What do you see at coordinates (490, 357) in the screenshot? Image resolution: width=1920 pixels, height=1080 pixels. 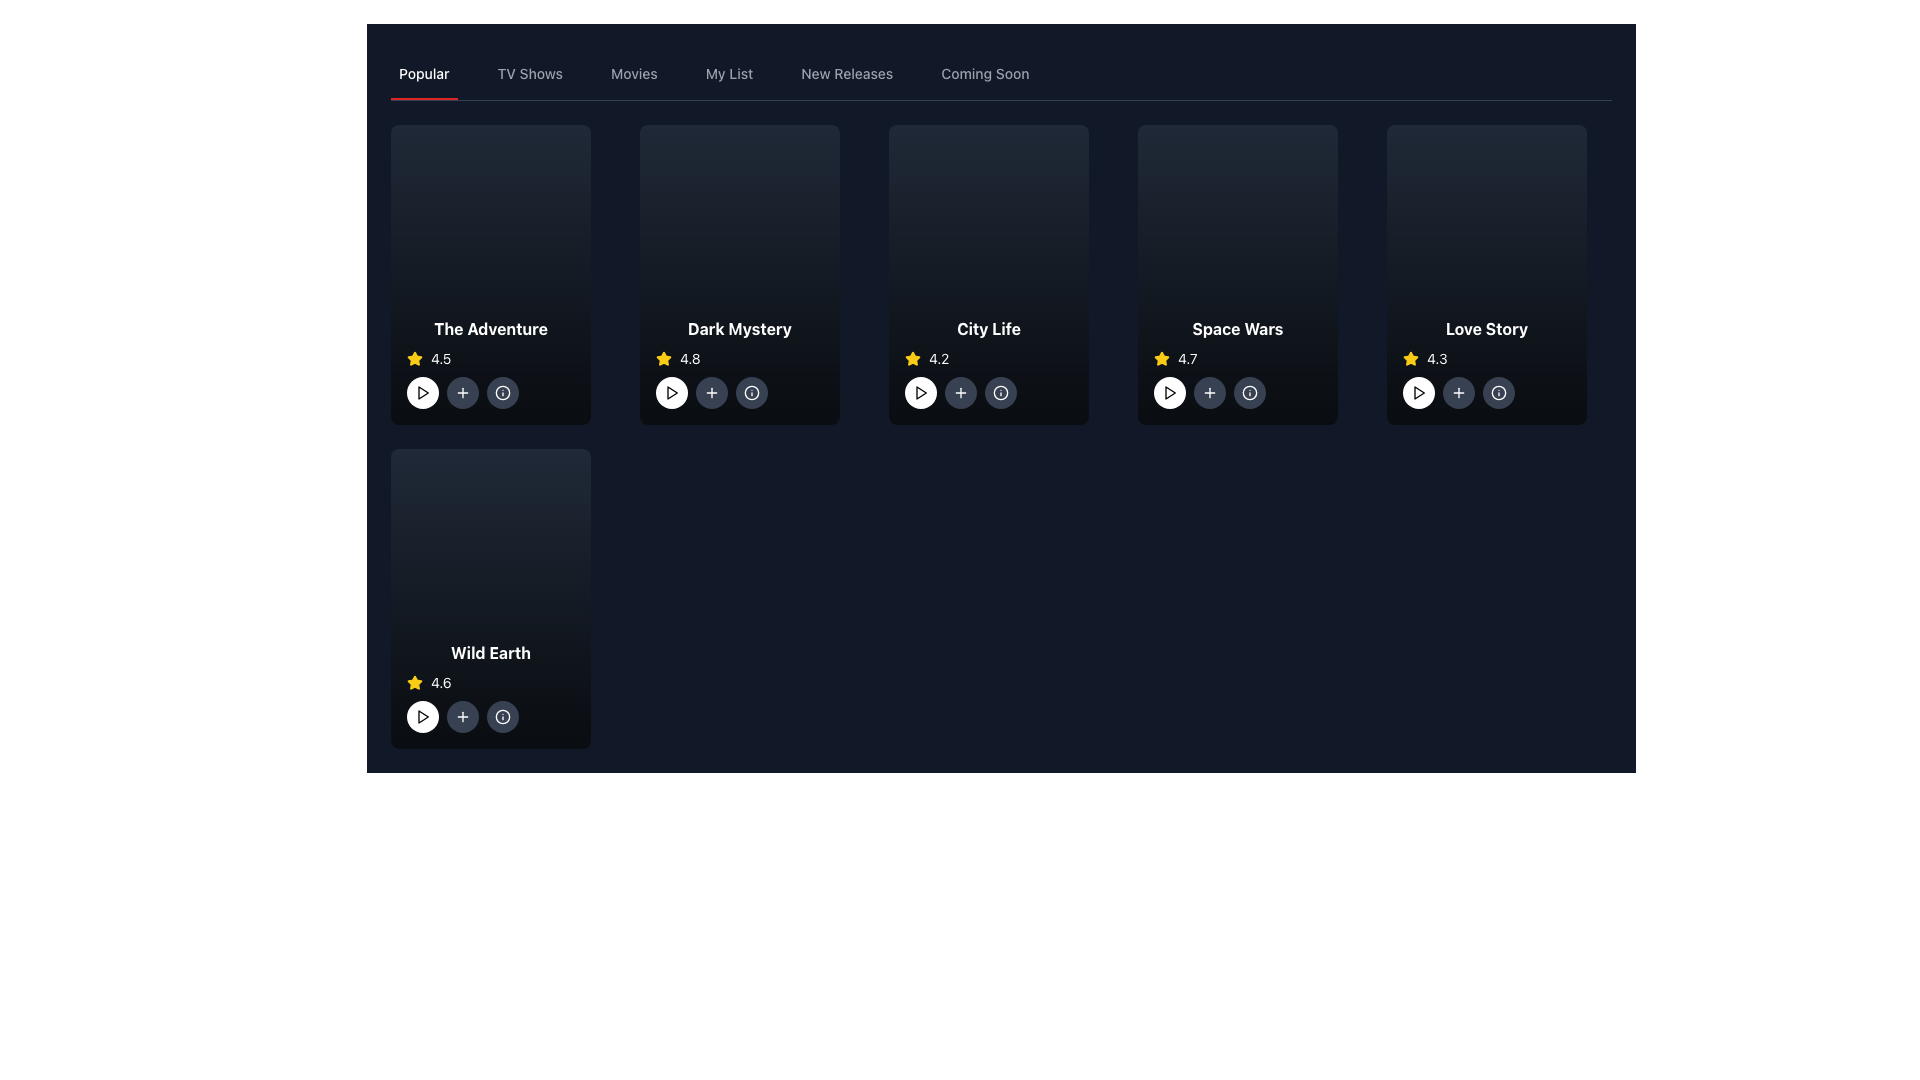 I see `the rating indicator for 'The Adventure', which is located in the first card of the top row, beneath the title and above the action buttons` at bounding box center [490, 357].